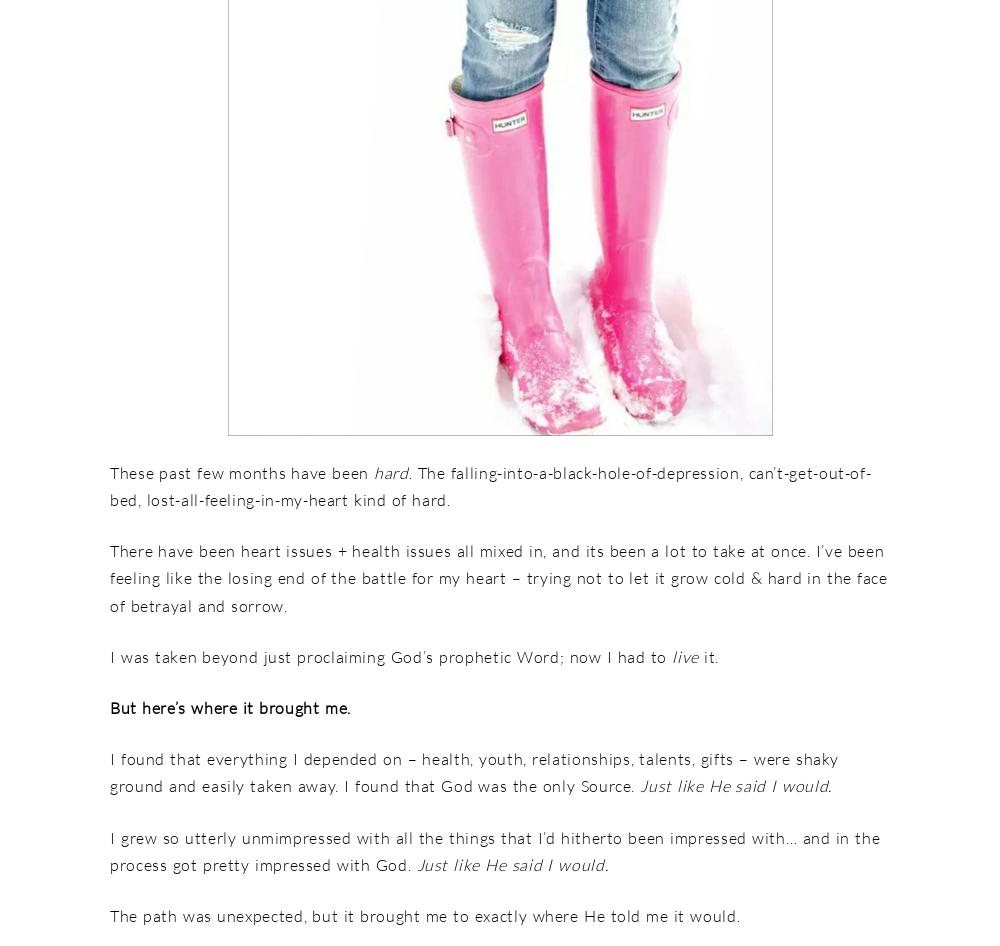  What do you see at coordinates (425, 913) in the screenshot?
I see `'The path was unexpected, but it brought me to exactly where He told me it would.'` at bounding box center [425, 913].